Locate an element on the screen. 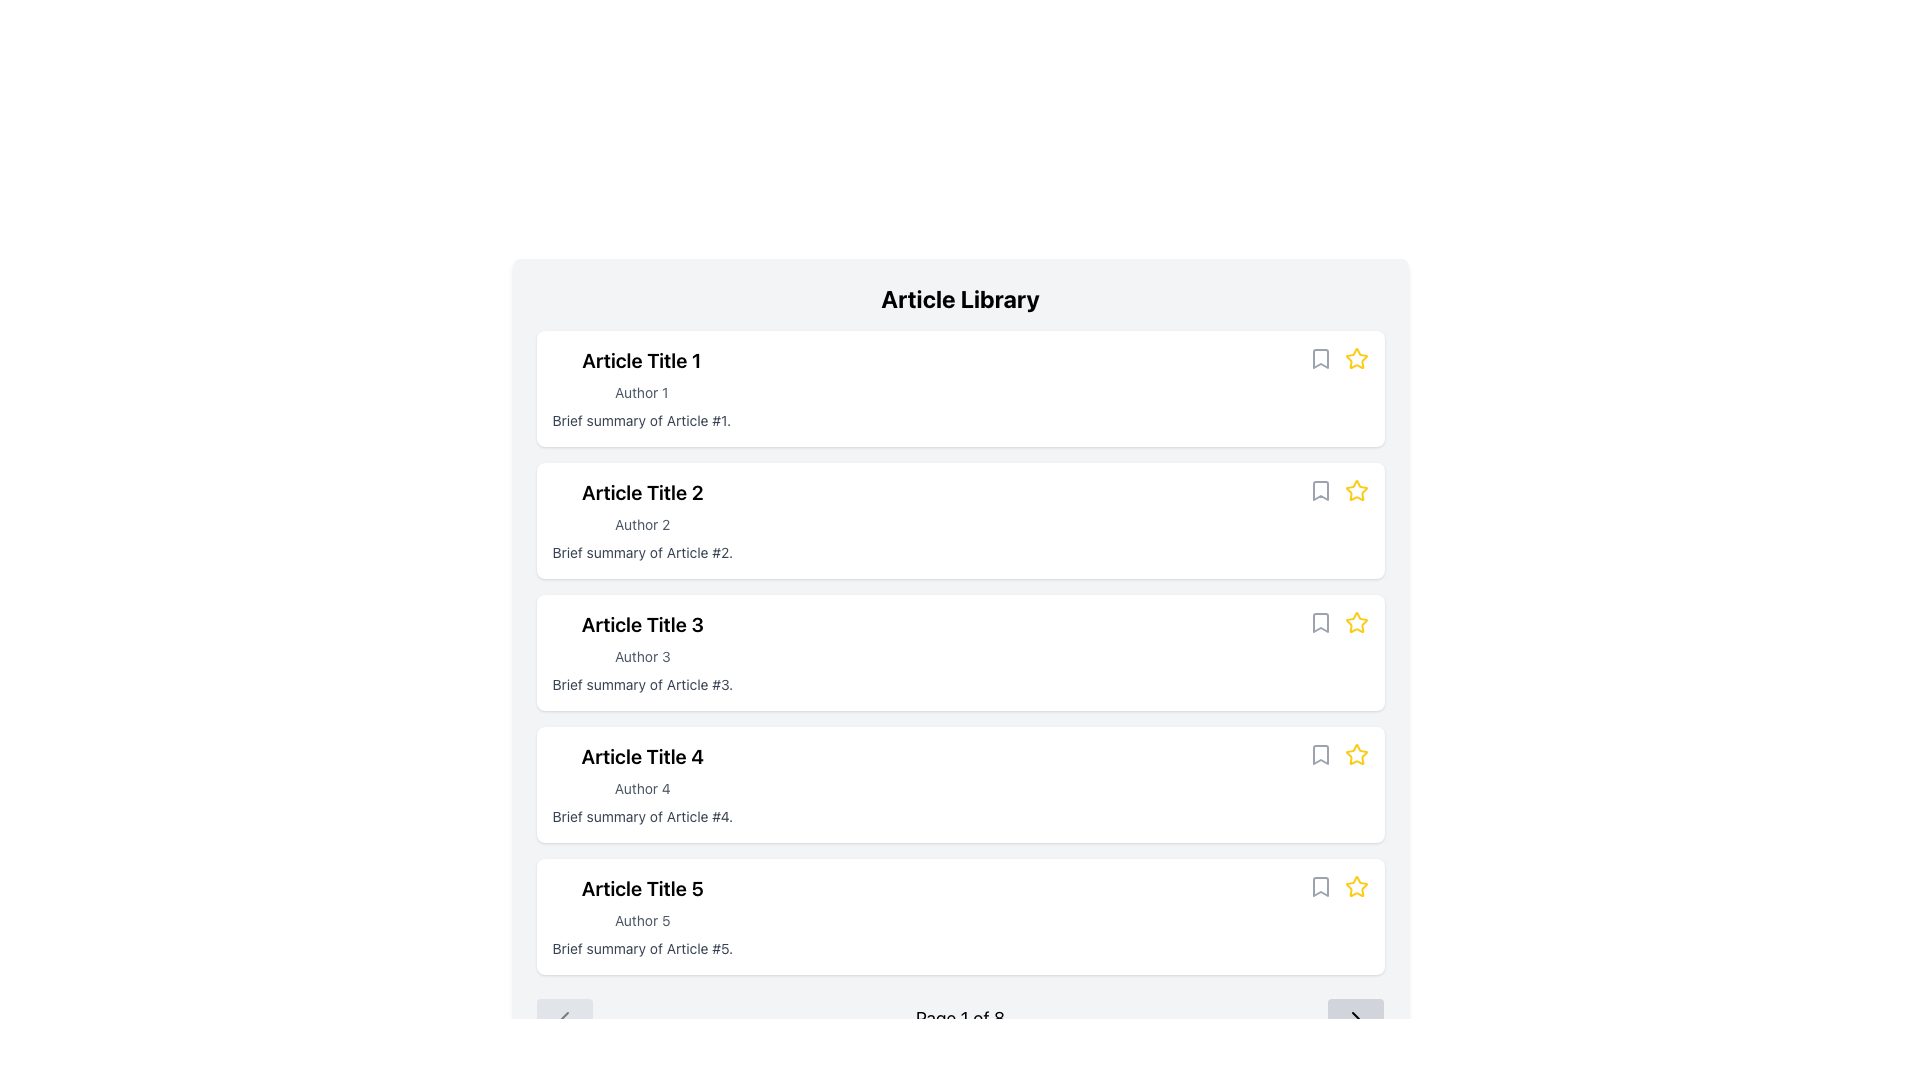  the favorite marker icon located at the far right of the row for 'Article Title 5' to check for additional information or a tooltip is located at coordinates (1356, 885).